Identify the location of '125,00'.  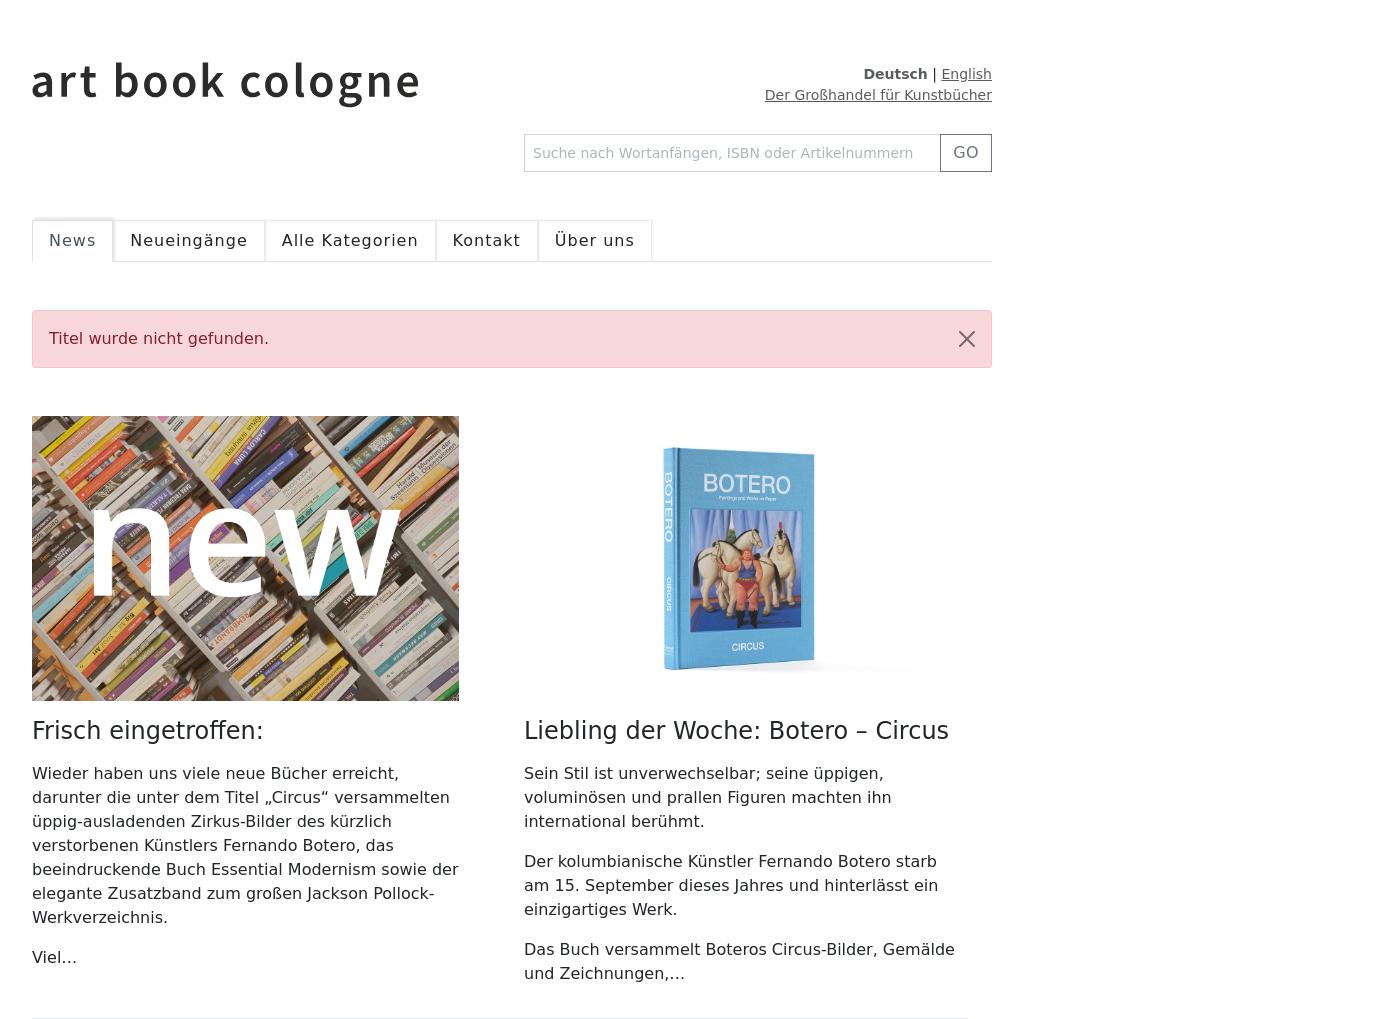
(551, 21).